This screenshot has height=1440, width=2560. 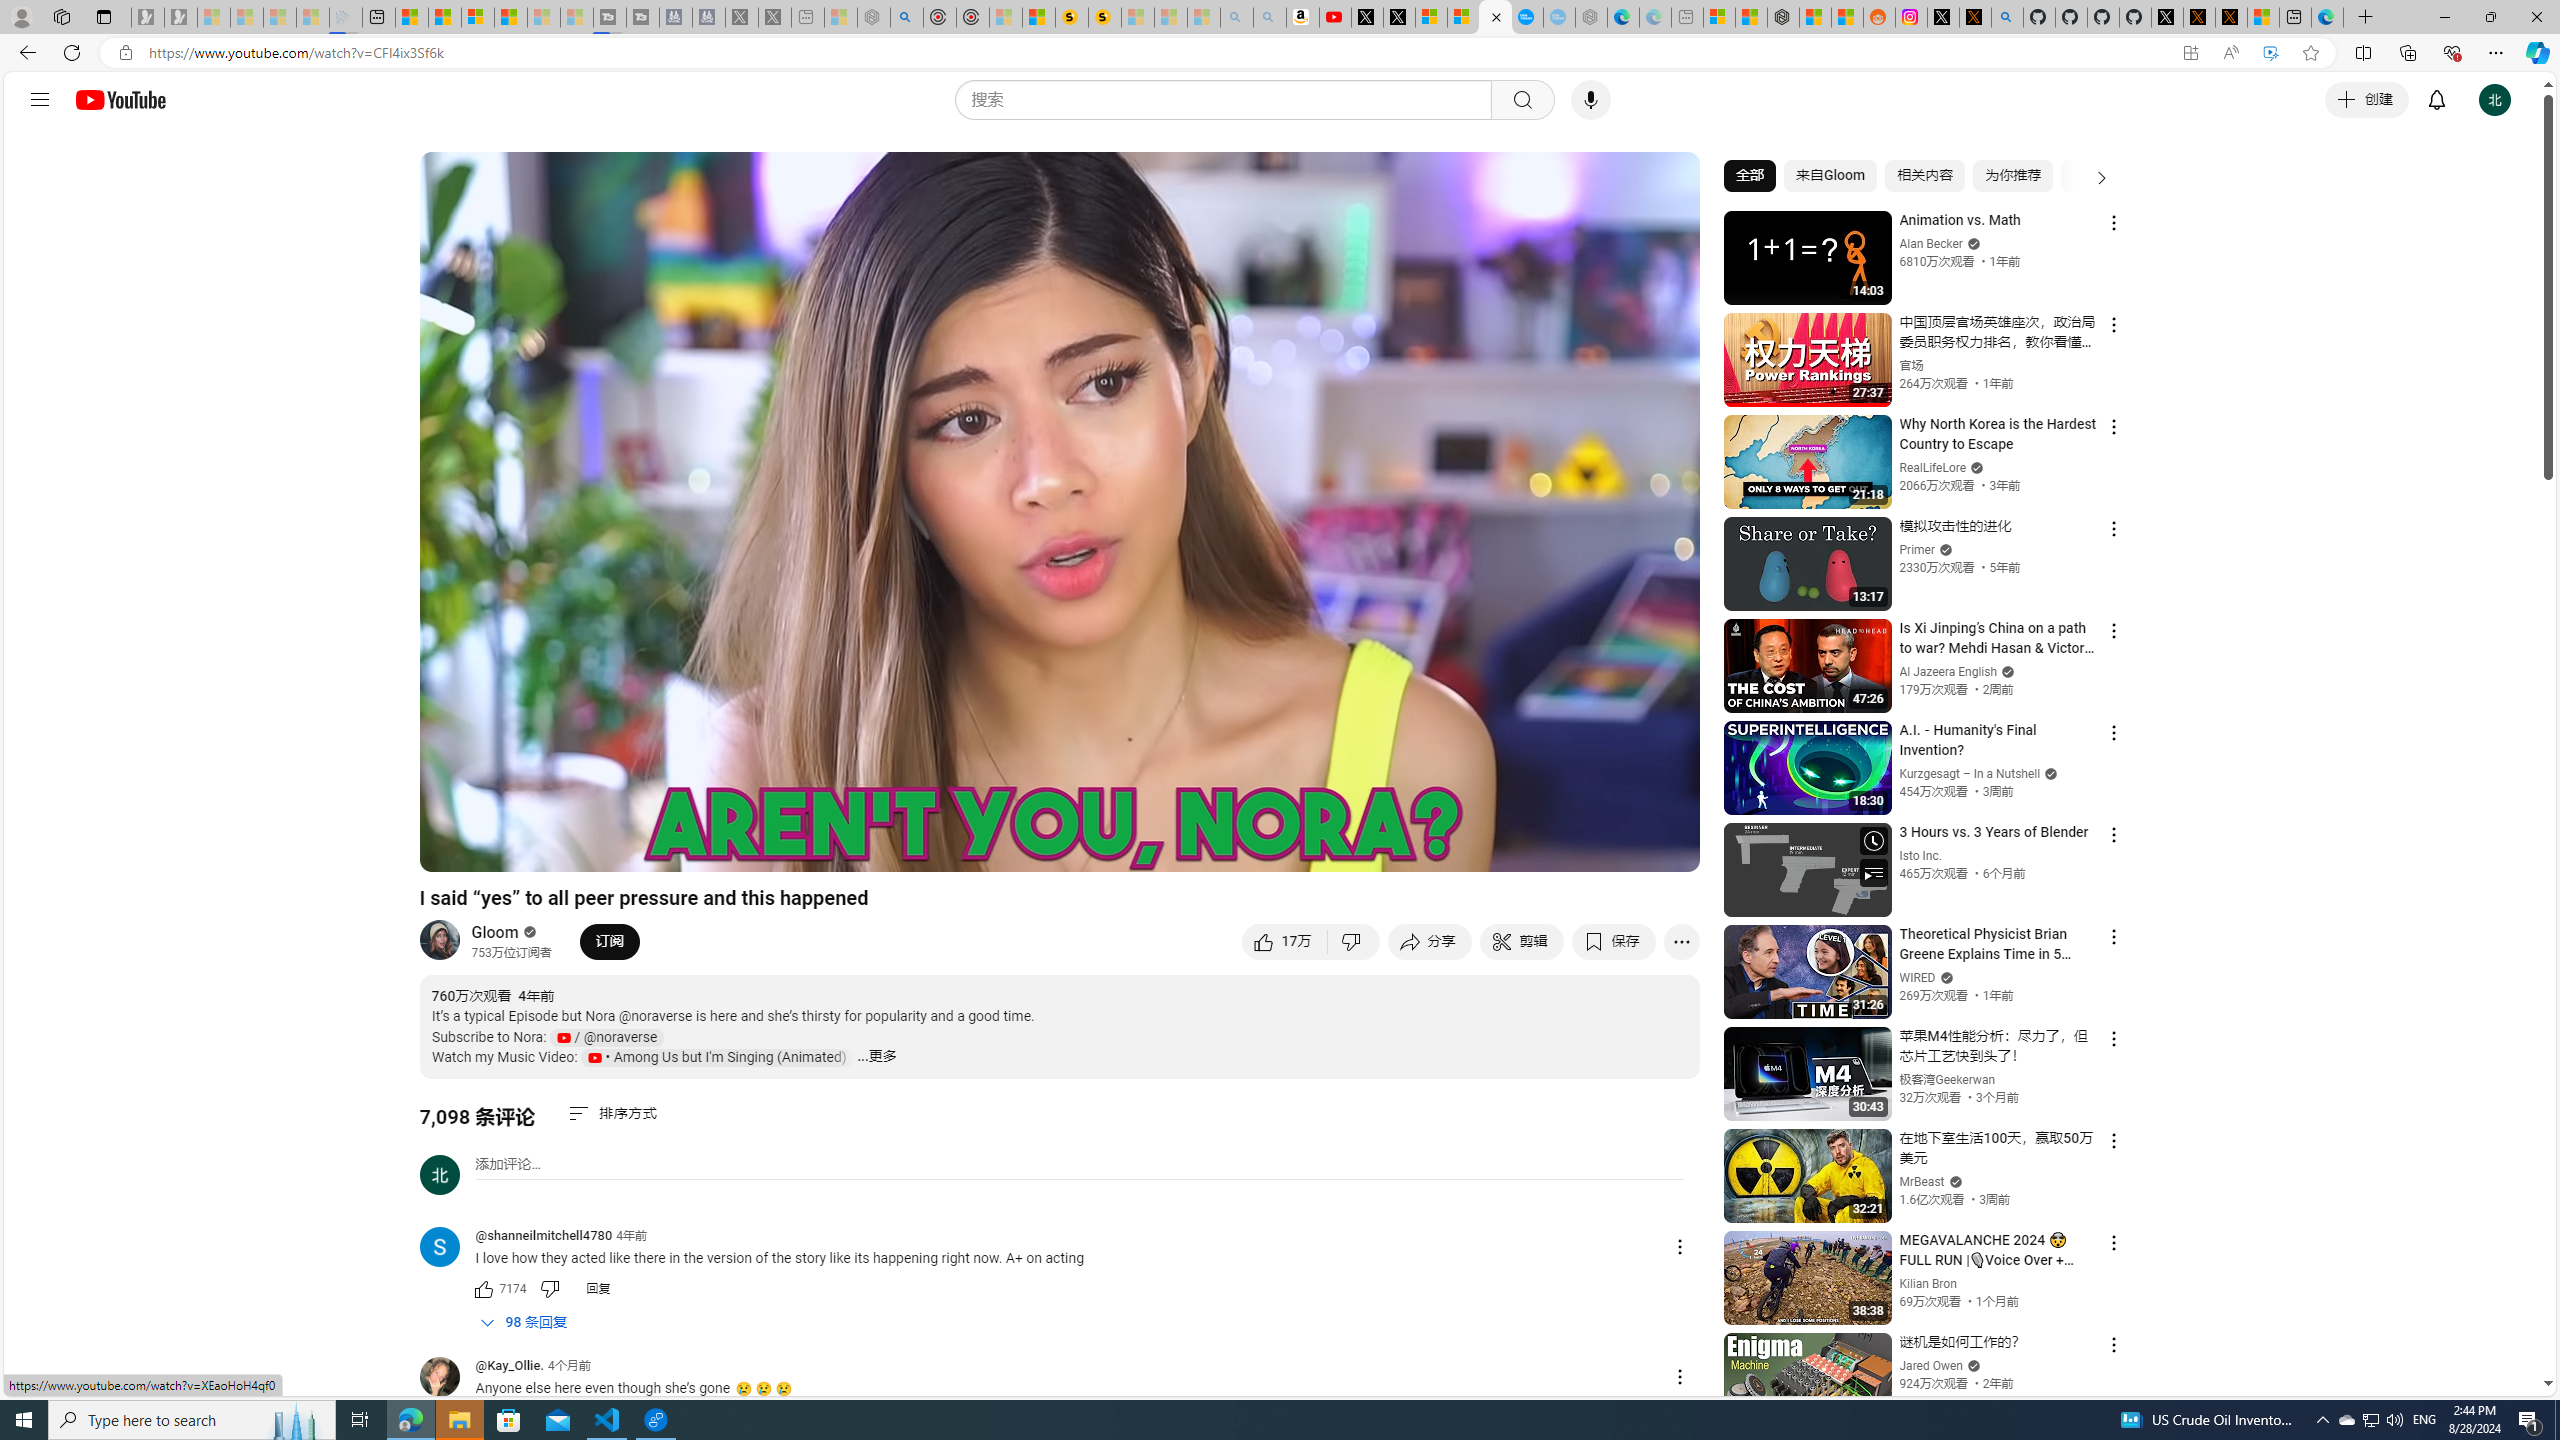 I want to click on 'Browser essentials', so click(x=2451, y=51).